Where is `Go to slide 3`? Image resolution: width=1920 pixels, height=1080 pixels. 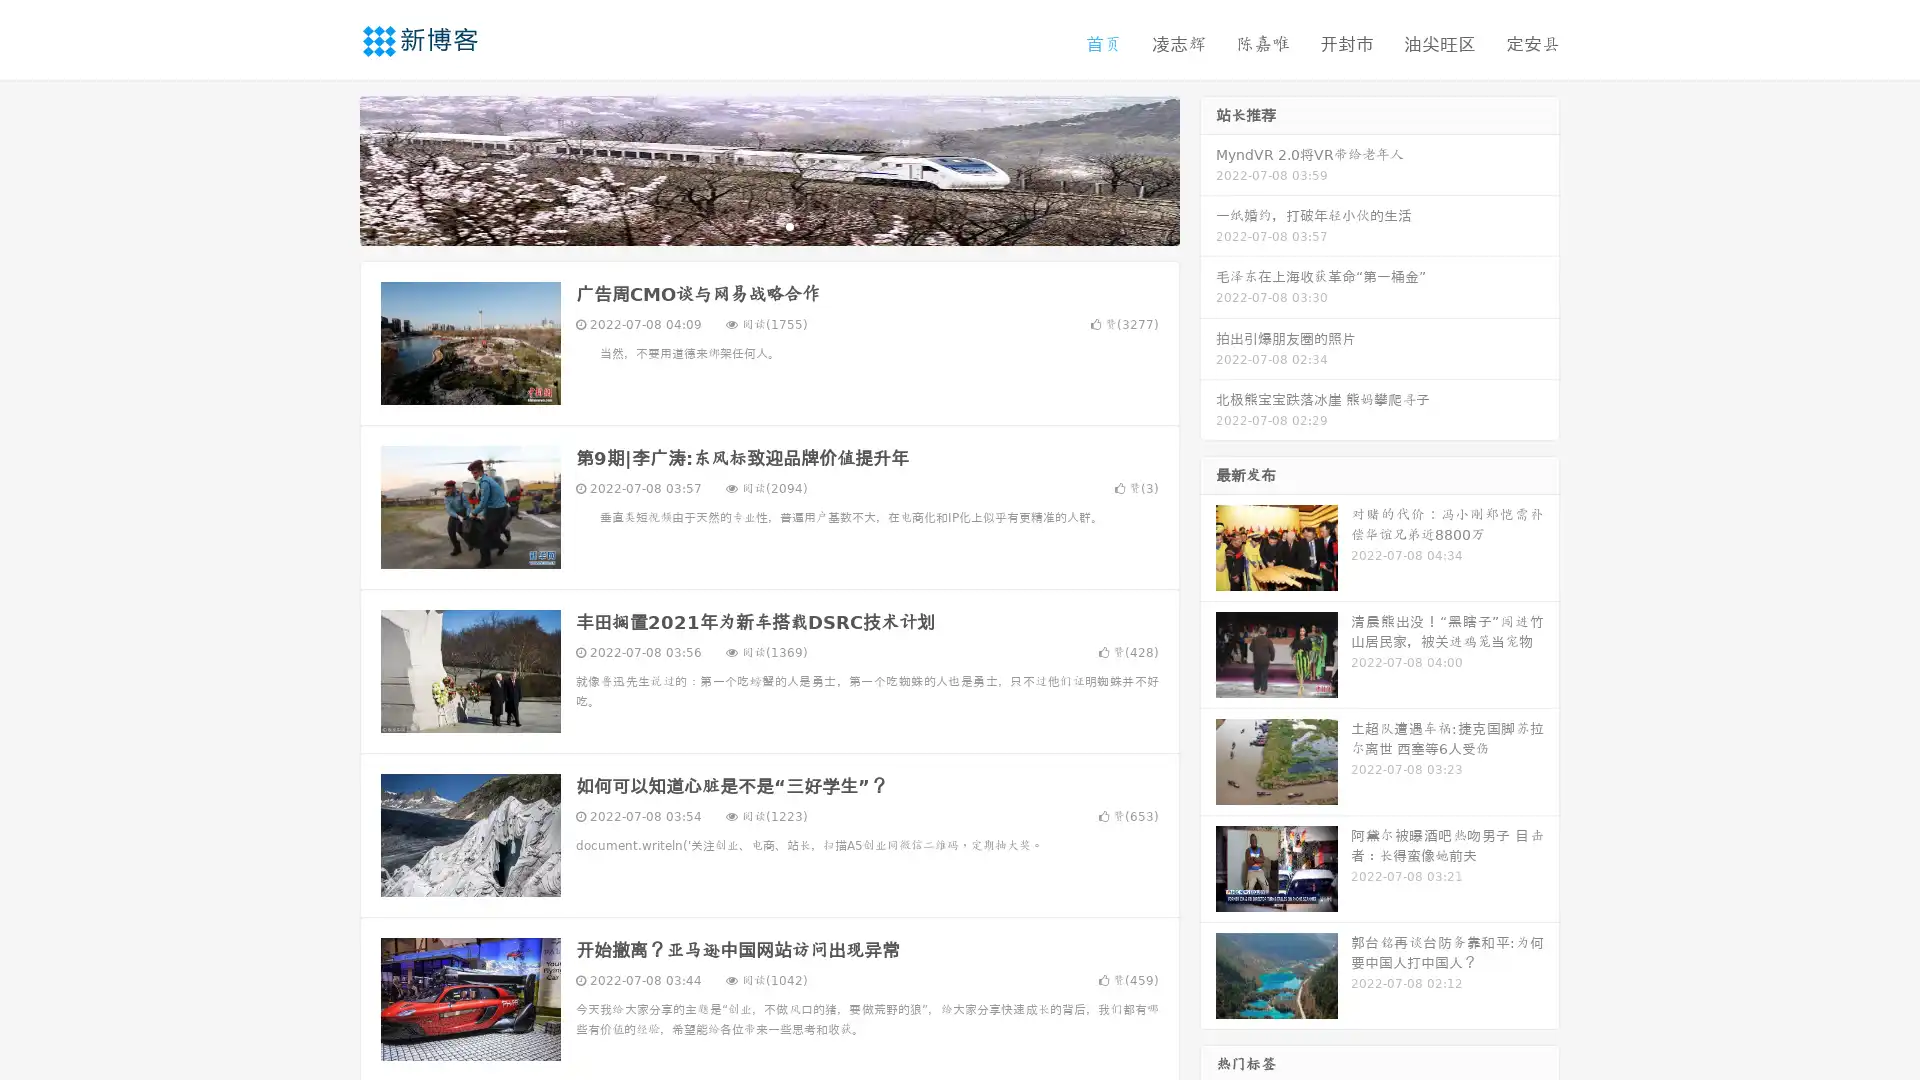
Go to slide 3 is located at coordinates (789, 225).